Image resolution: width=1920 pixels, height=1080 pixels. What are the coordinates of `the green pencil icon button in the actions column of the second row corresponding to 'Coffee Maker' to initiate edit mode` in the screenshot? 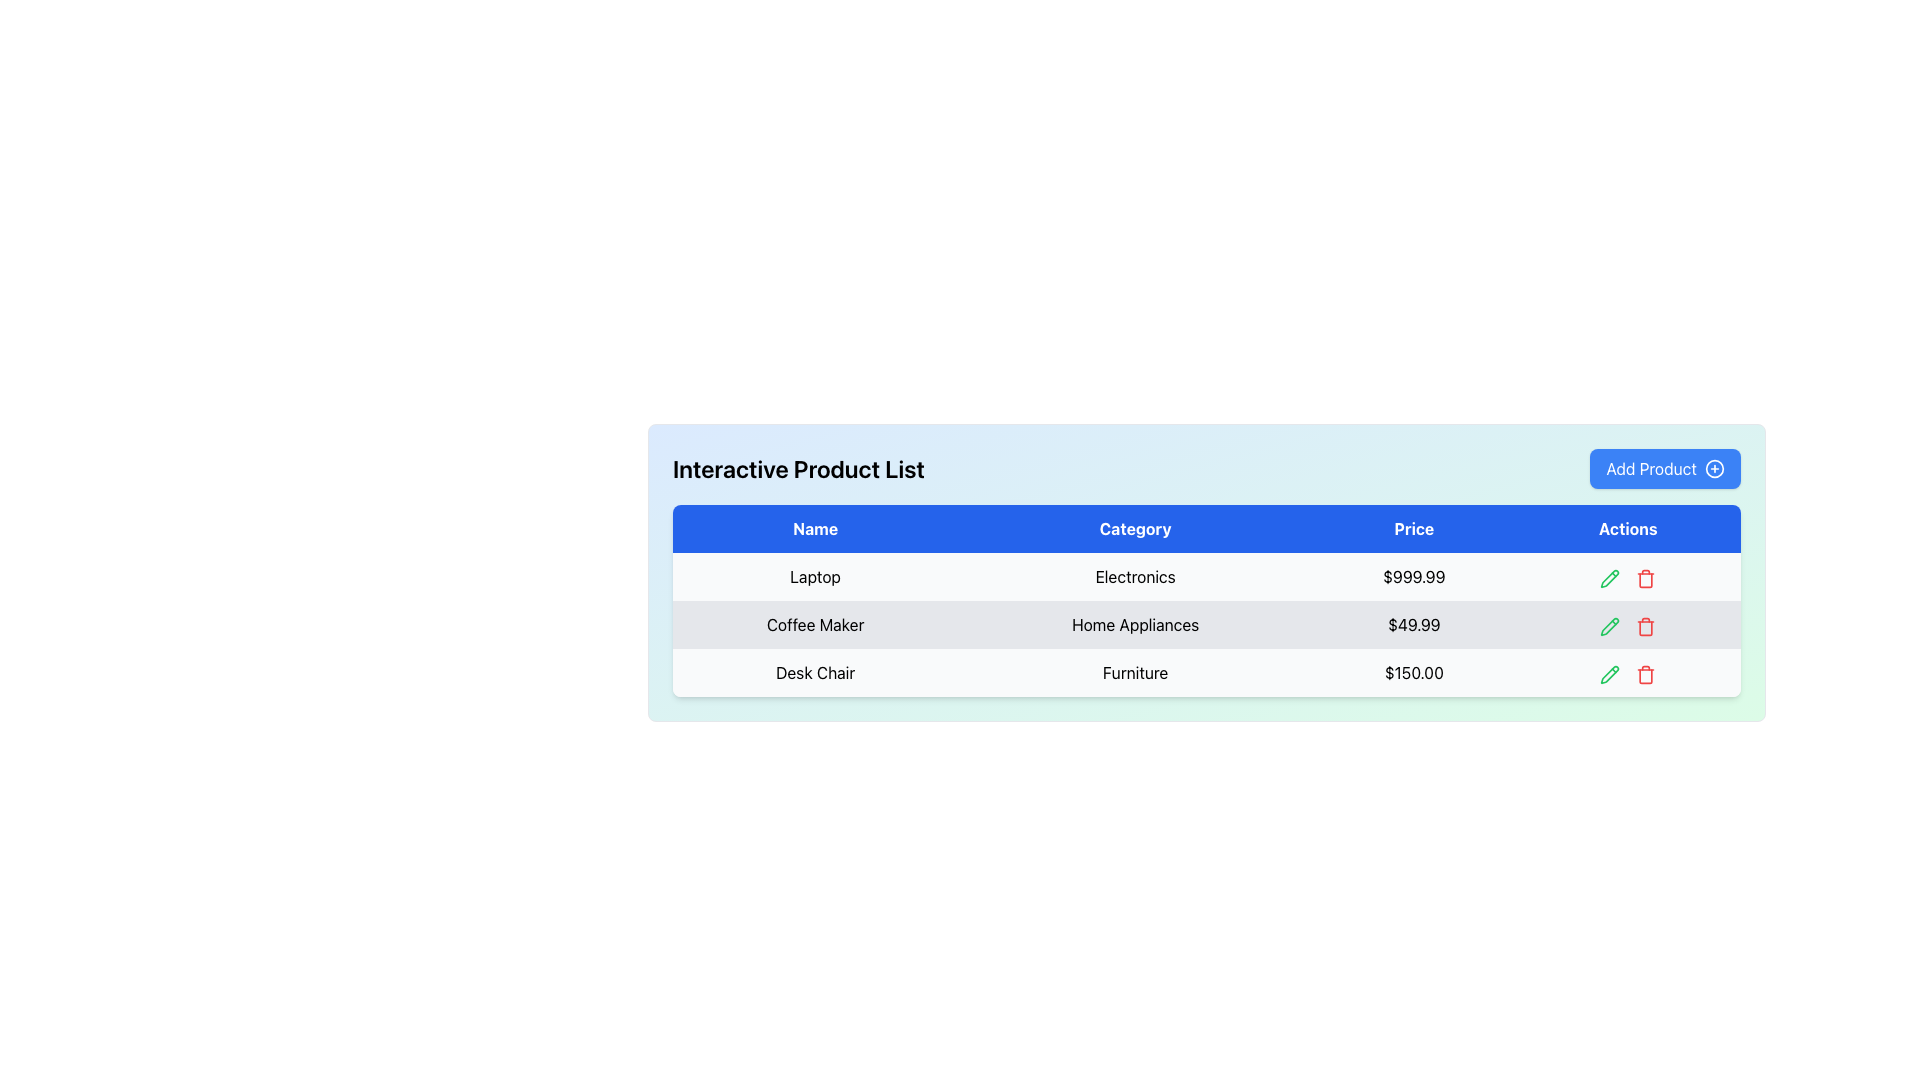 It's located at (1610, 625).